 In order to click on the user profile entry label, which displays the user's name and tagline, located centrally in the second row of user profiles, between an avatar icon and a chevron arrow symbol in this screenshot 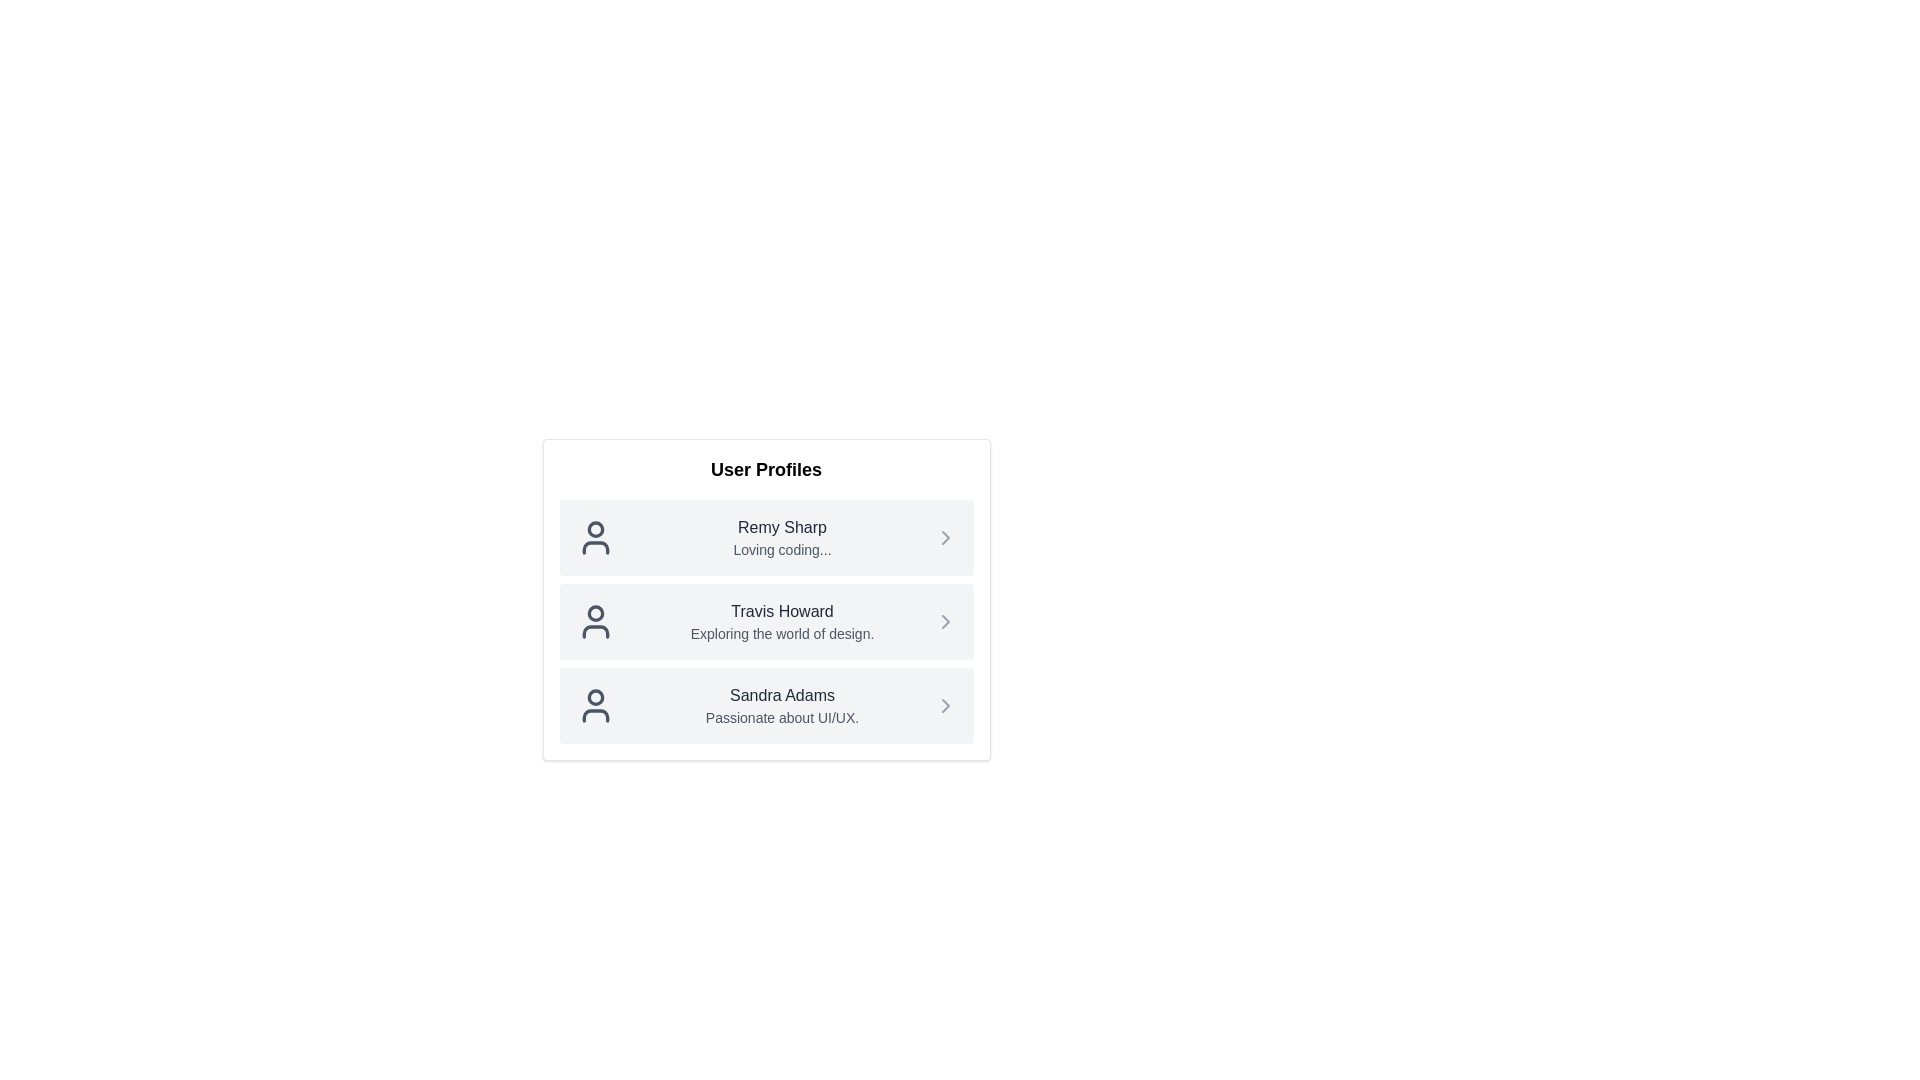, I will do `click(781, 536)`.